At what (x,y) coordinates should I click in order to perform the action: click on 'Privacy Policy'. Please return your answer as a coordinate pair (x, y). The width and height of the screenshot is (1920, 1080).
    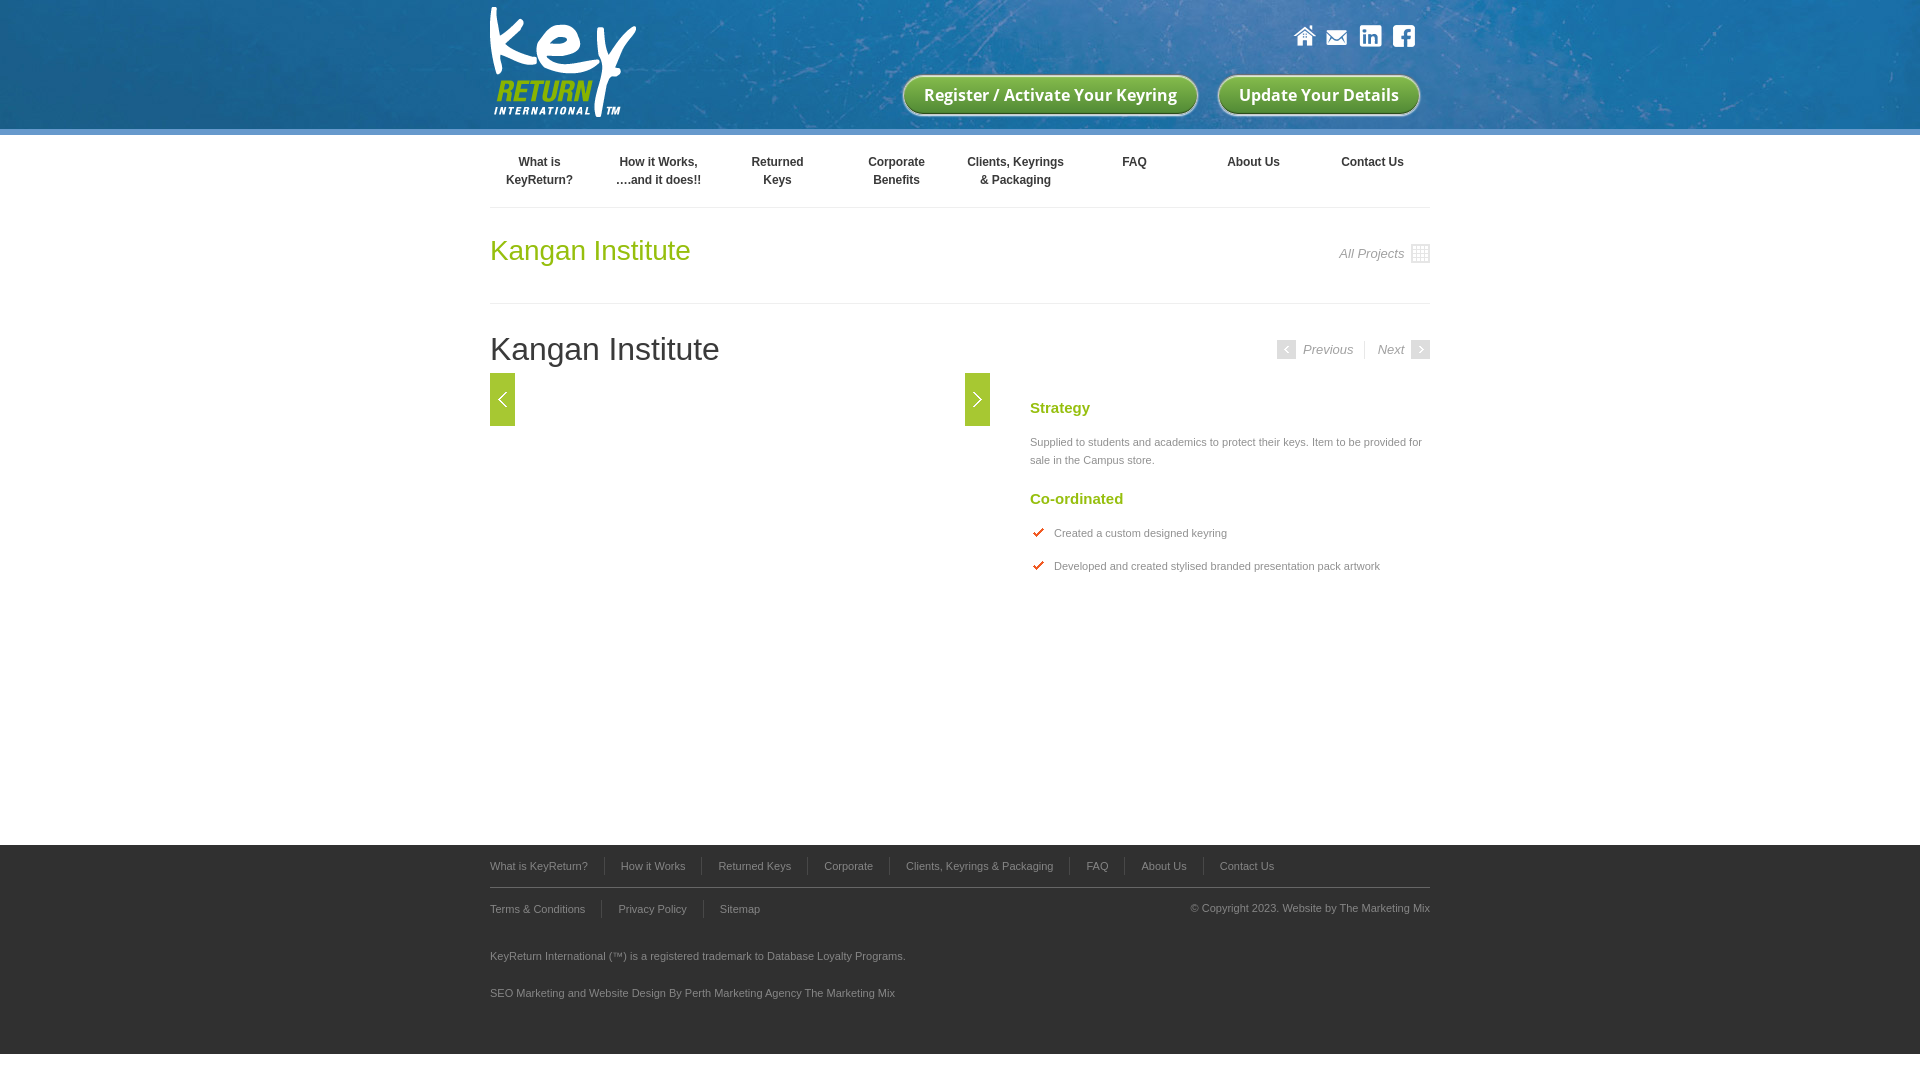
    Looking at the image, I should click on (651, 909).